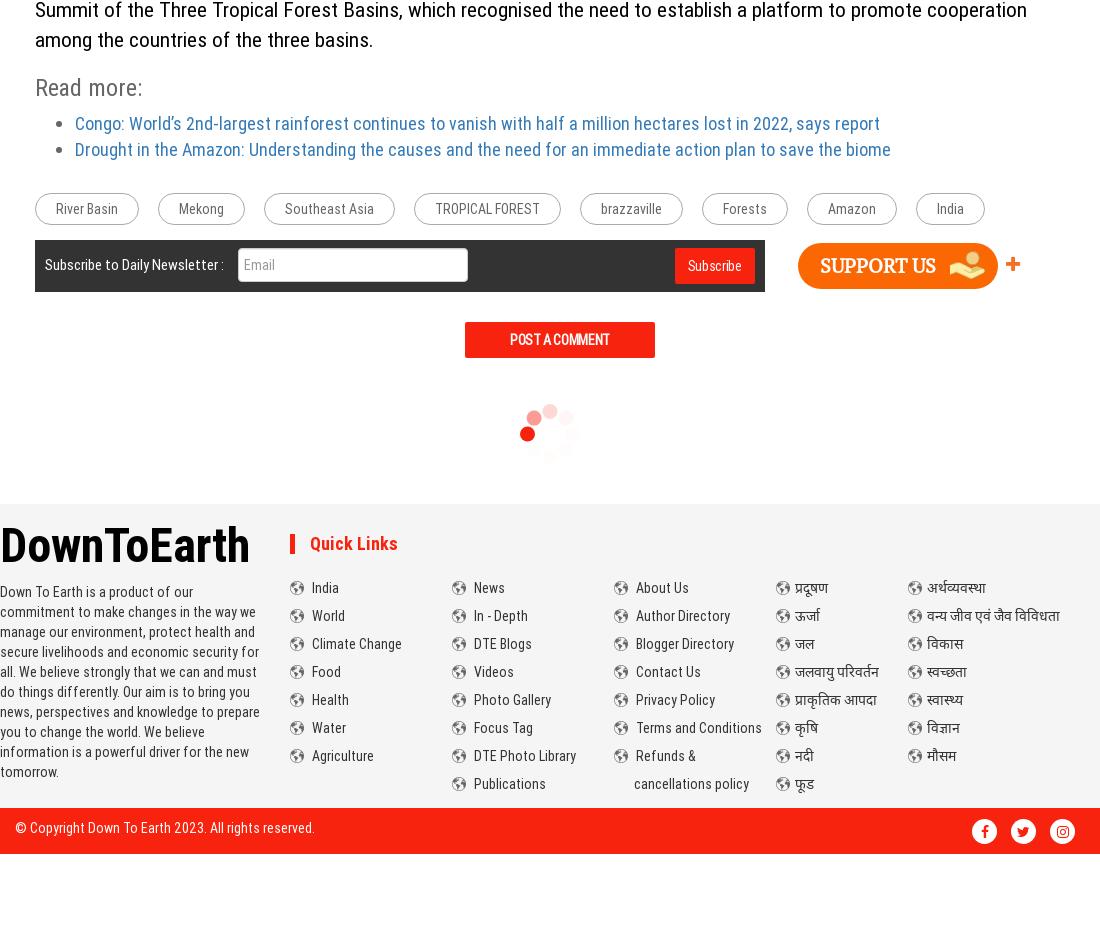 Image resolution: width=1100 pixels, height=934 pixels. I want to click on 'Hindi', so click(815, 543).